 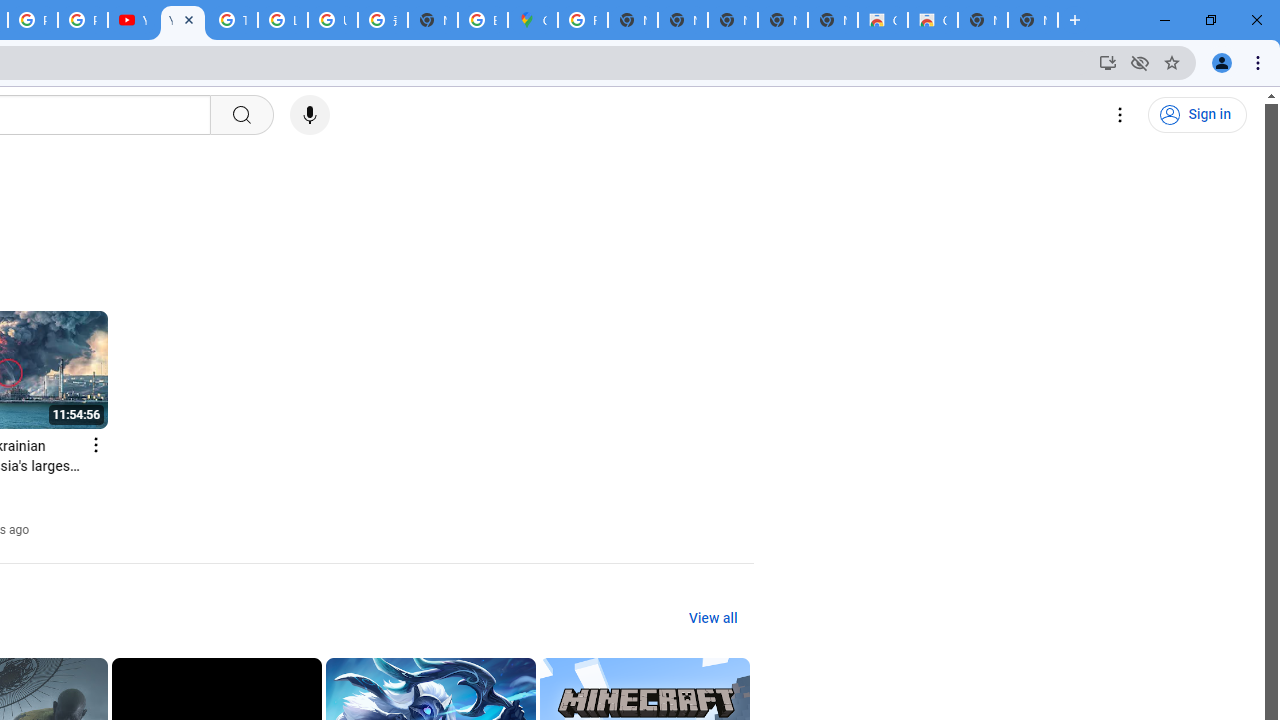 What do you see at coordinates (931, 20) in the screenshot?
I see `'Classic Blue - Chrome Web Store'` at bounding box center [931, 20].